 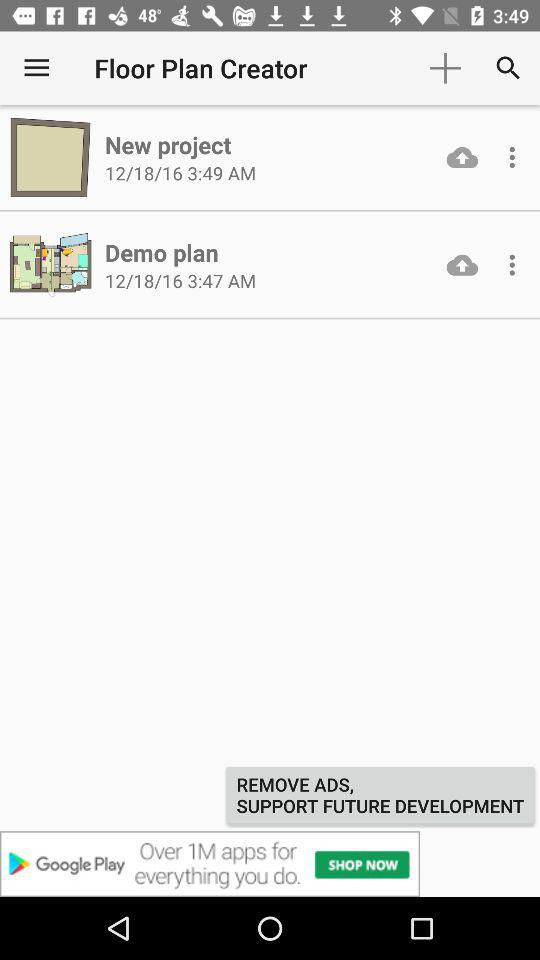 I want to click on show details, so click(x=512, y=156).